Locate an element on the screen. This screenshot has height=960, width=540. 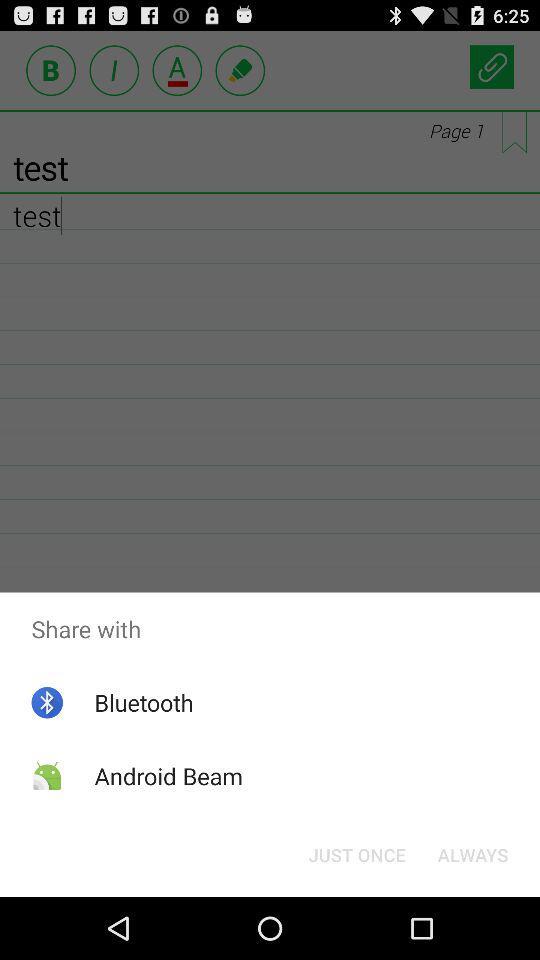
always button is located at coordinates (472, 853).